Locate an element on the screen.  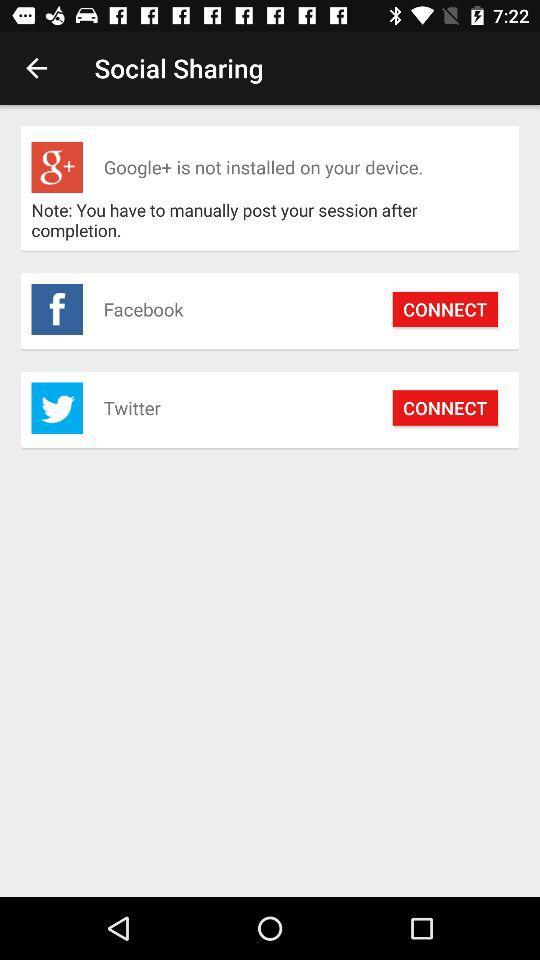
app to the left of the social sharing app is located at coordinates (36, 68).